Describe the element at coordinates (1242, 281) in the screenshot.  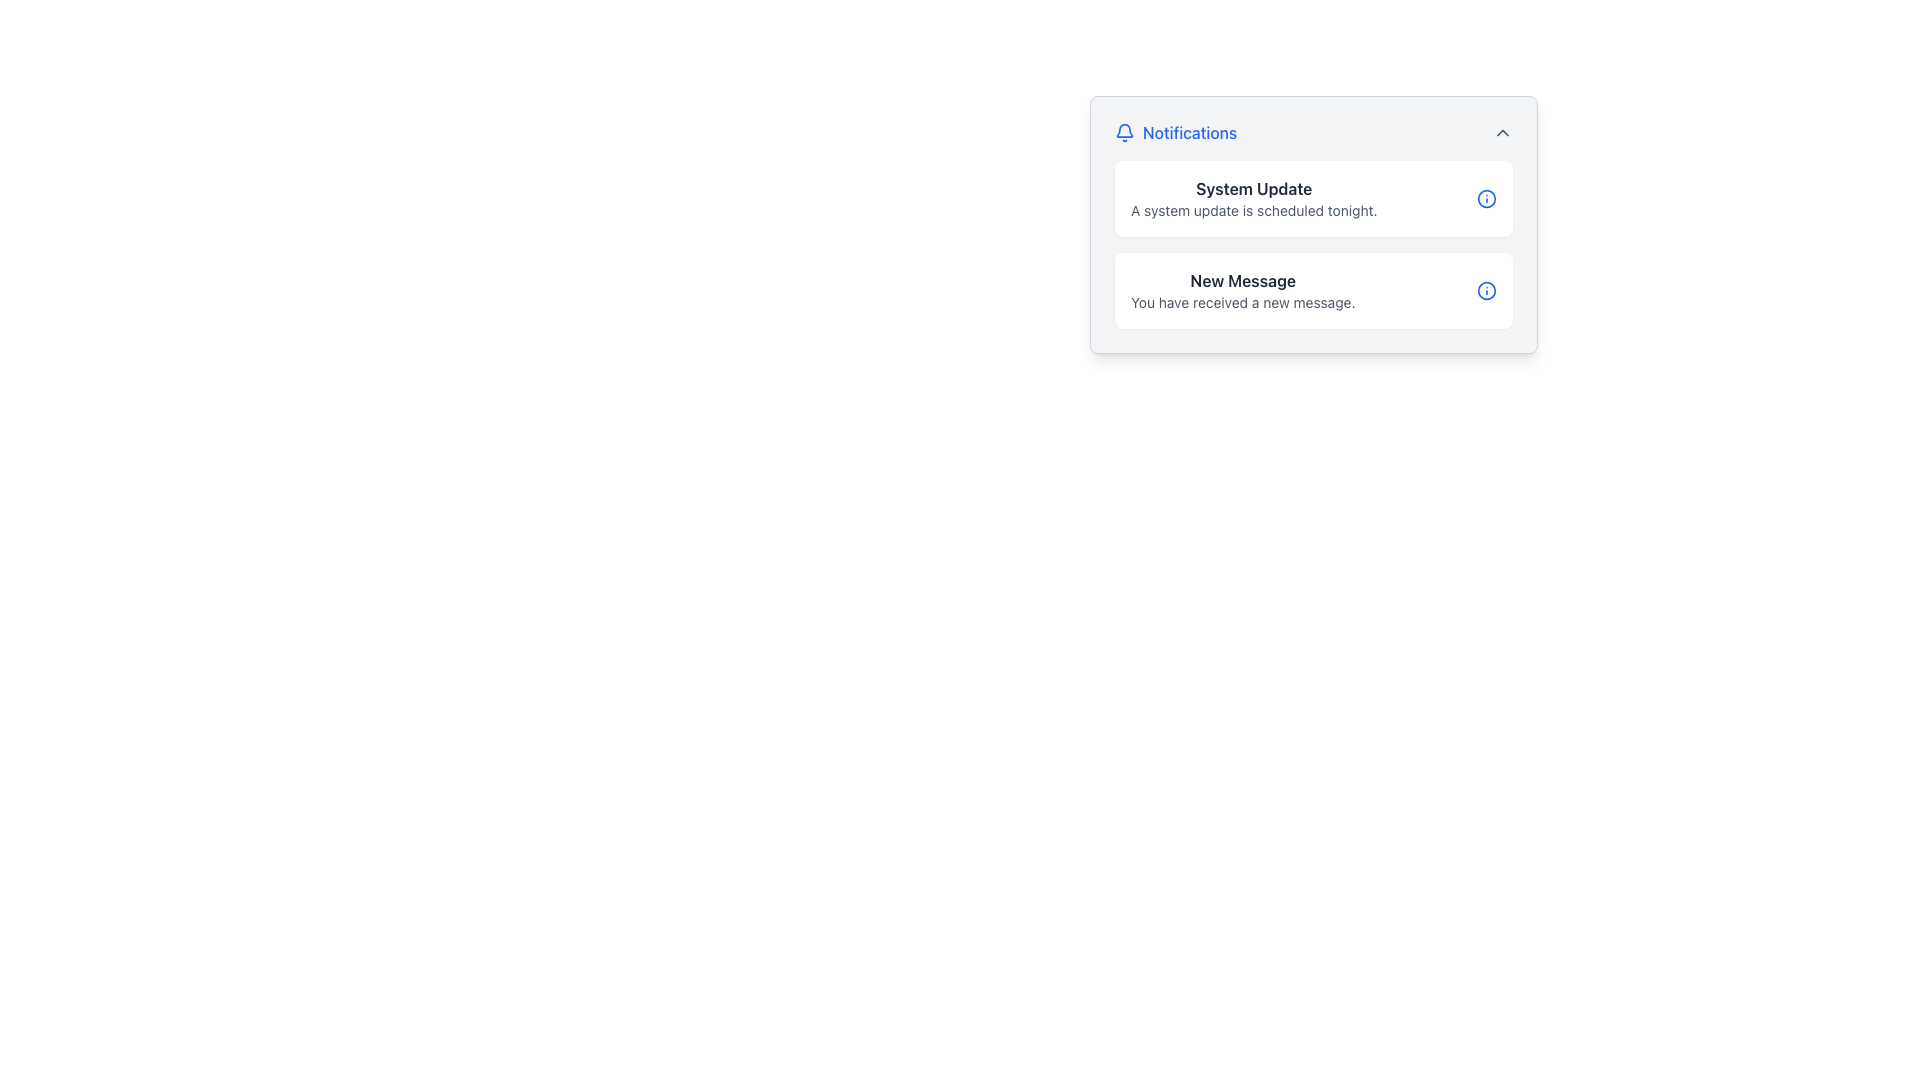
I see `bold text label displaying 'New Message' located at the top of the notification card component` at that location.